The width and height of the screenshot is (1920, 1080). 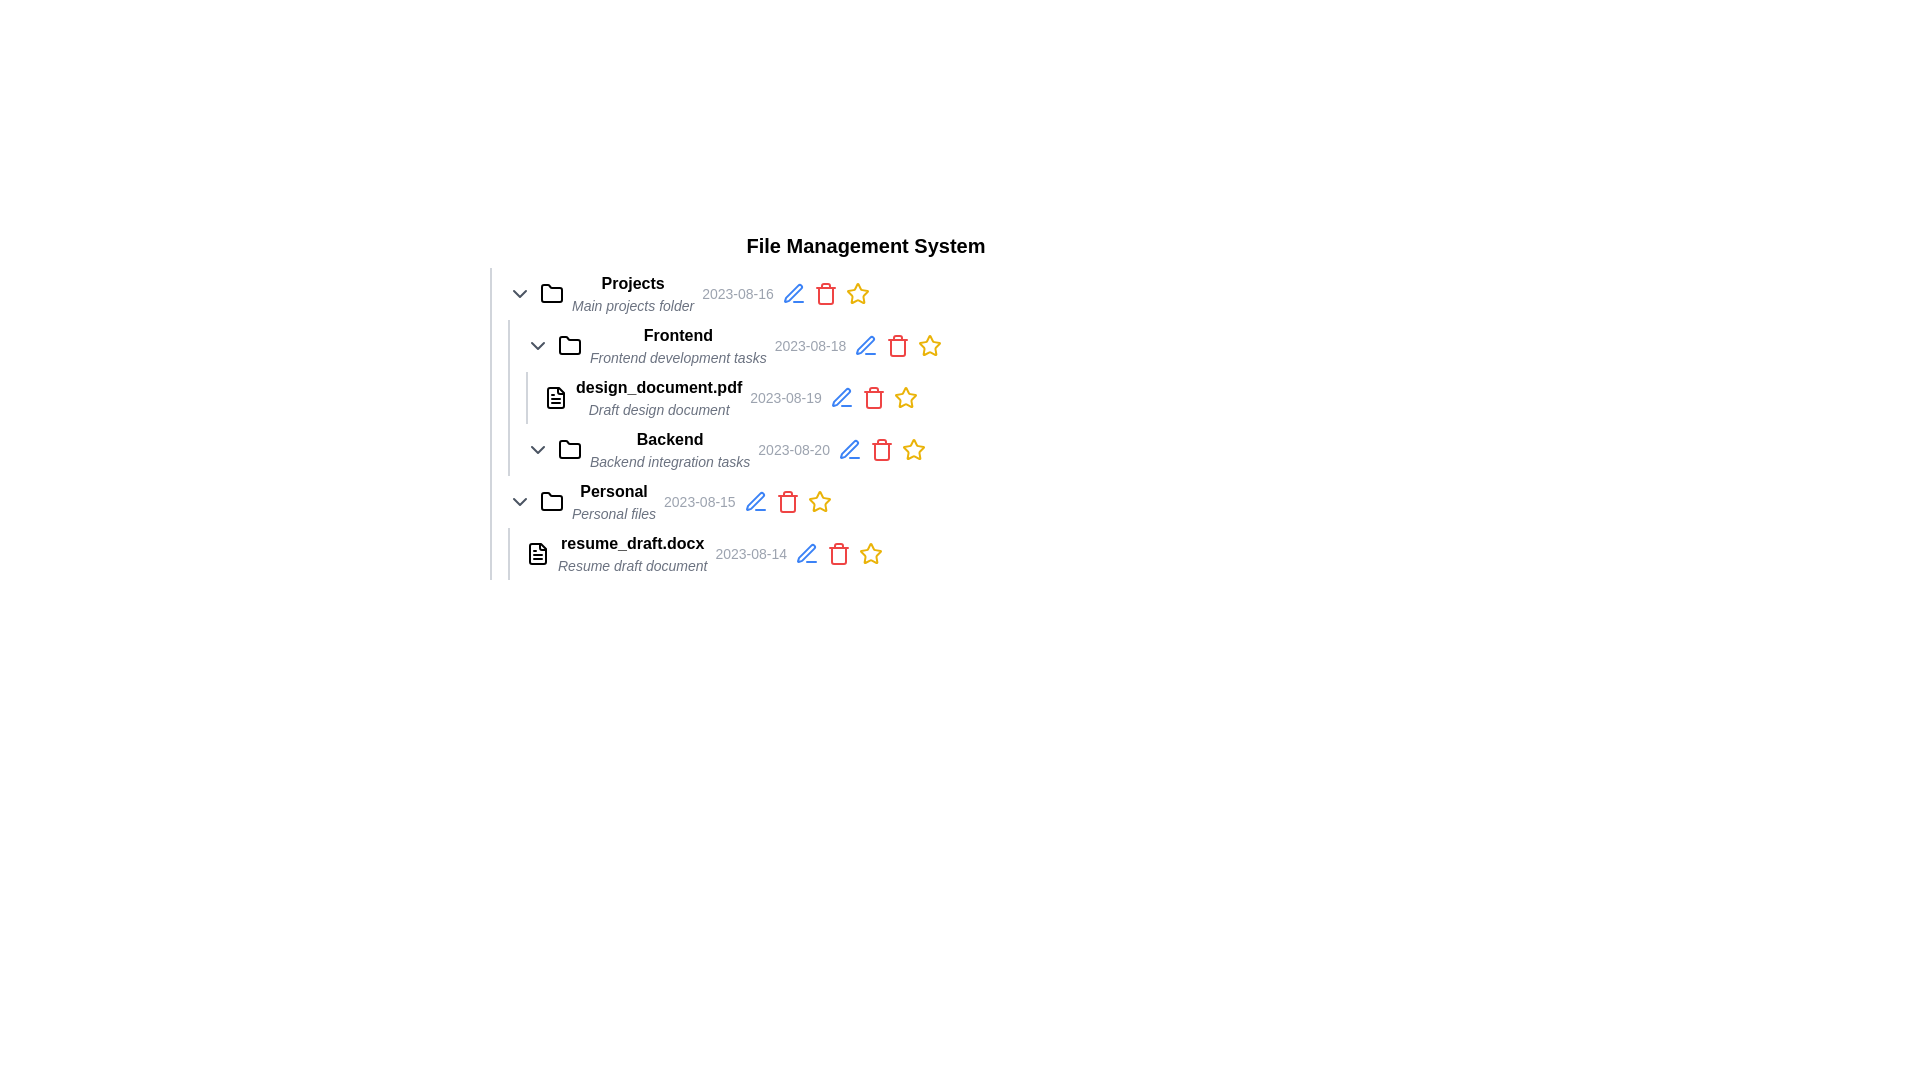 I want to click on the pencil icon associated with the 'Backend' folder entry in the 'Projects' section, so click(x=874, y=450).